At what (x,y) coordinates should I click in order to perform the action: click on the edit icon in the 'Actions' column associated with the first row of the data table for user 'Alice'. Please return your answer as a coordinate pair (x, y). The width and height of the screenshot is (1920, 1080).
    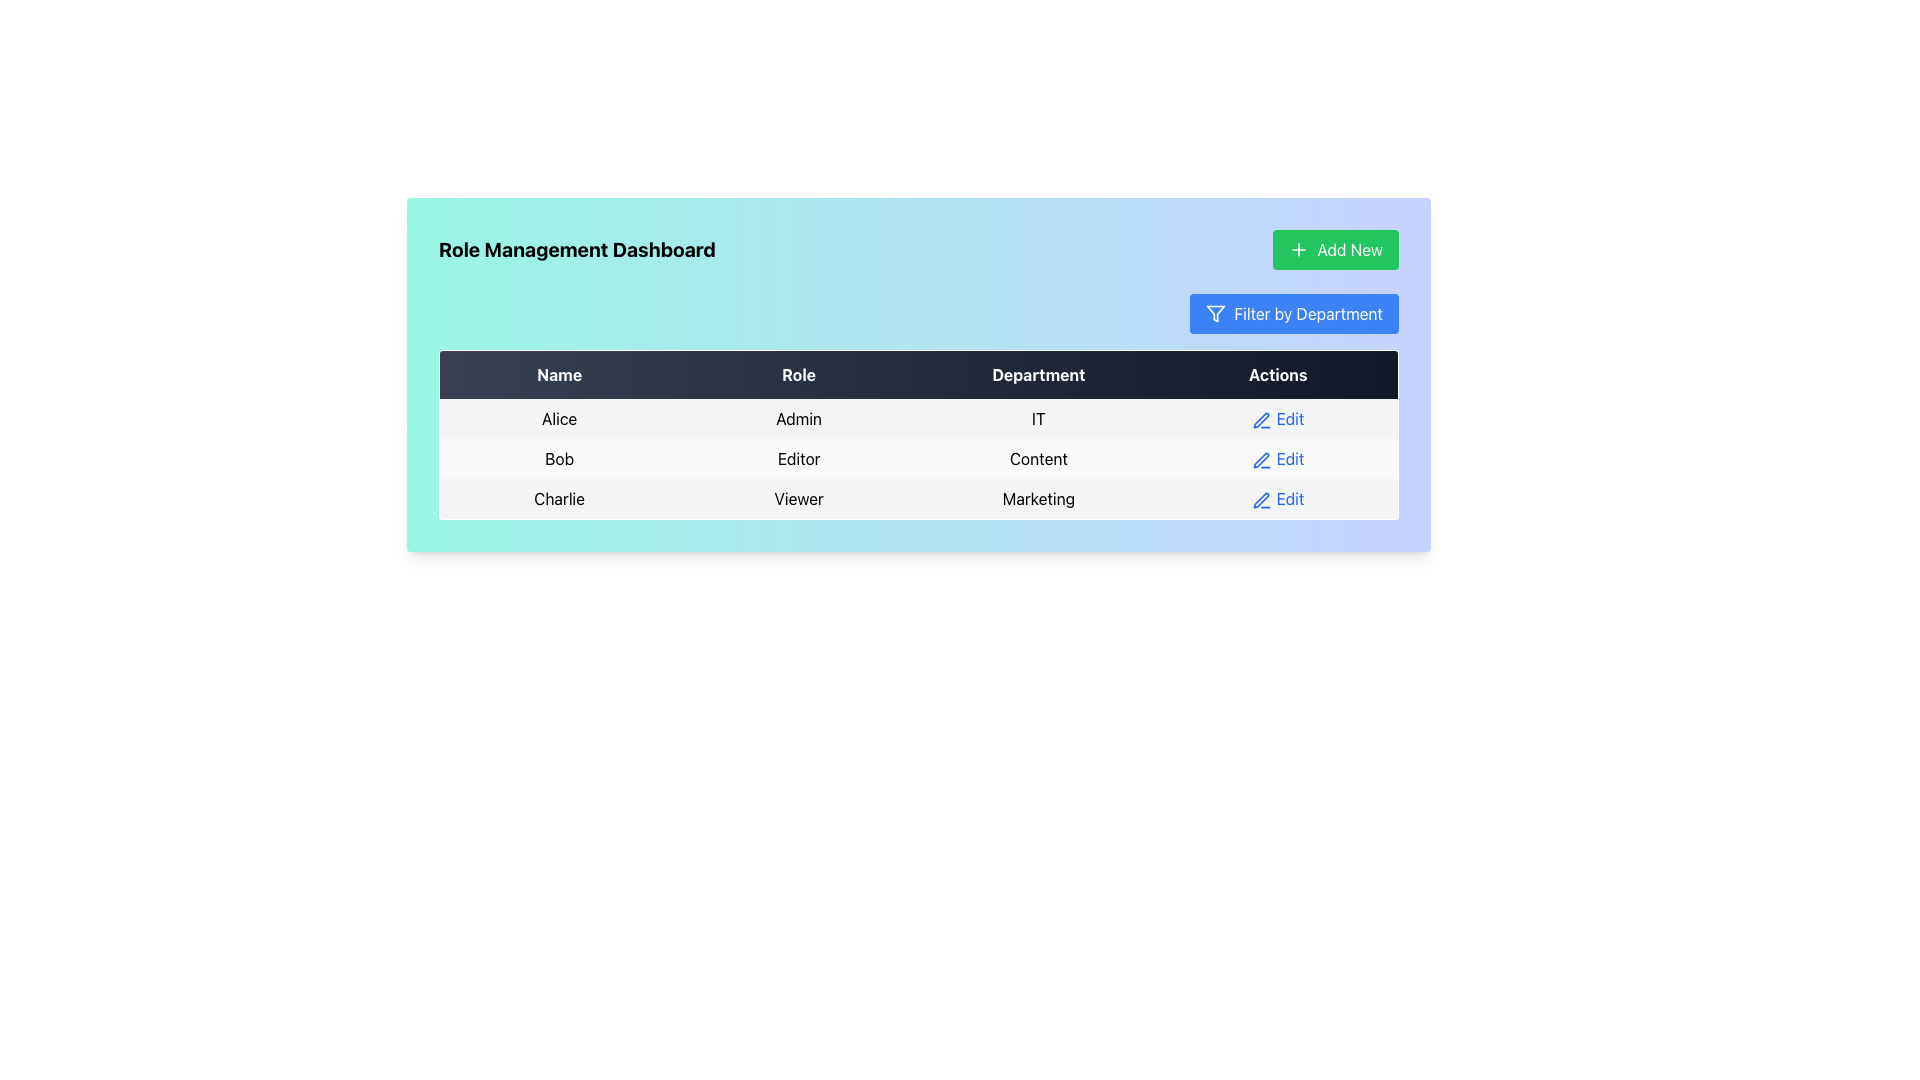
    Looking at the image, I should click on (1261, 419).